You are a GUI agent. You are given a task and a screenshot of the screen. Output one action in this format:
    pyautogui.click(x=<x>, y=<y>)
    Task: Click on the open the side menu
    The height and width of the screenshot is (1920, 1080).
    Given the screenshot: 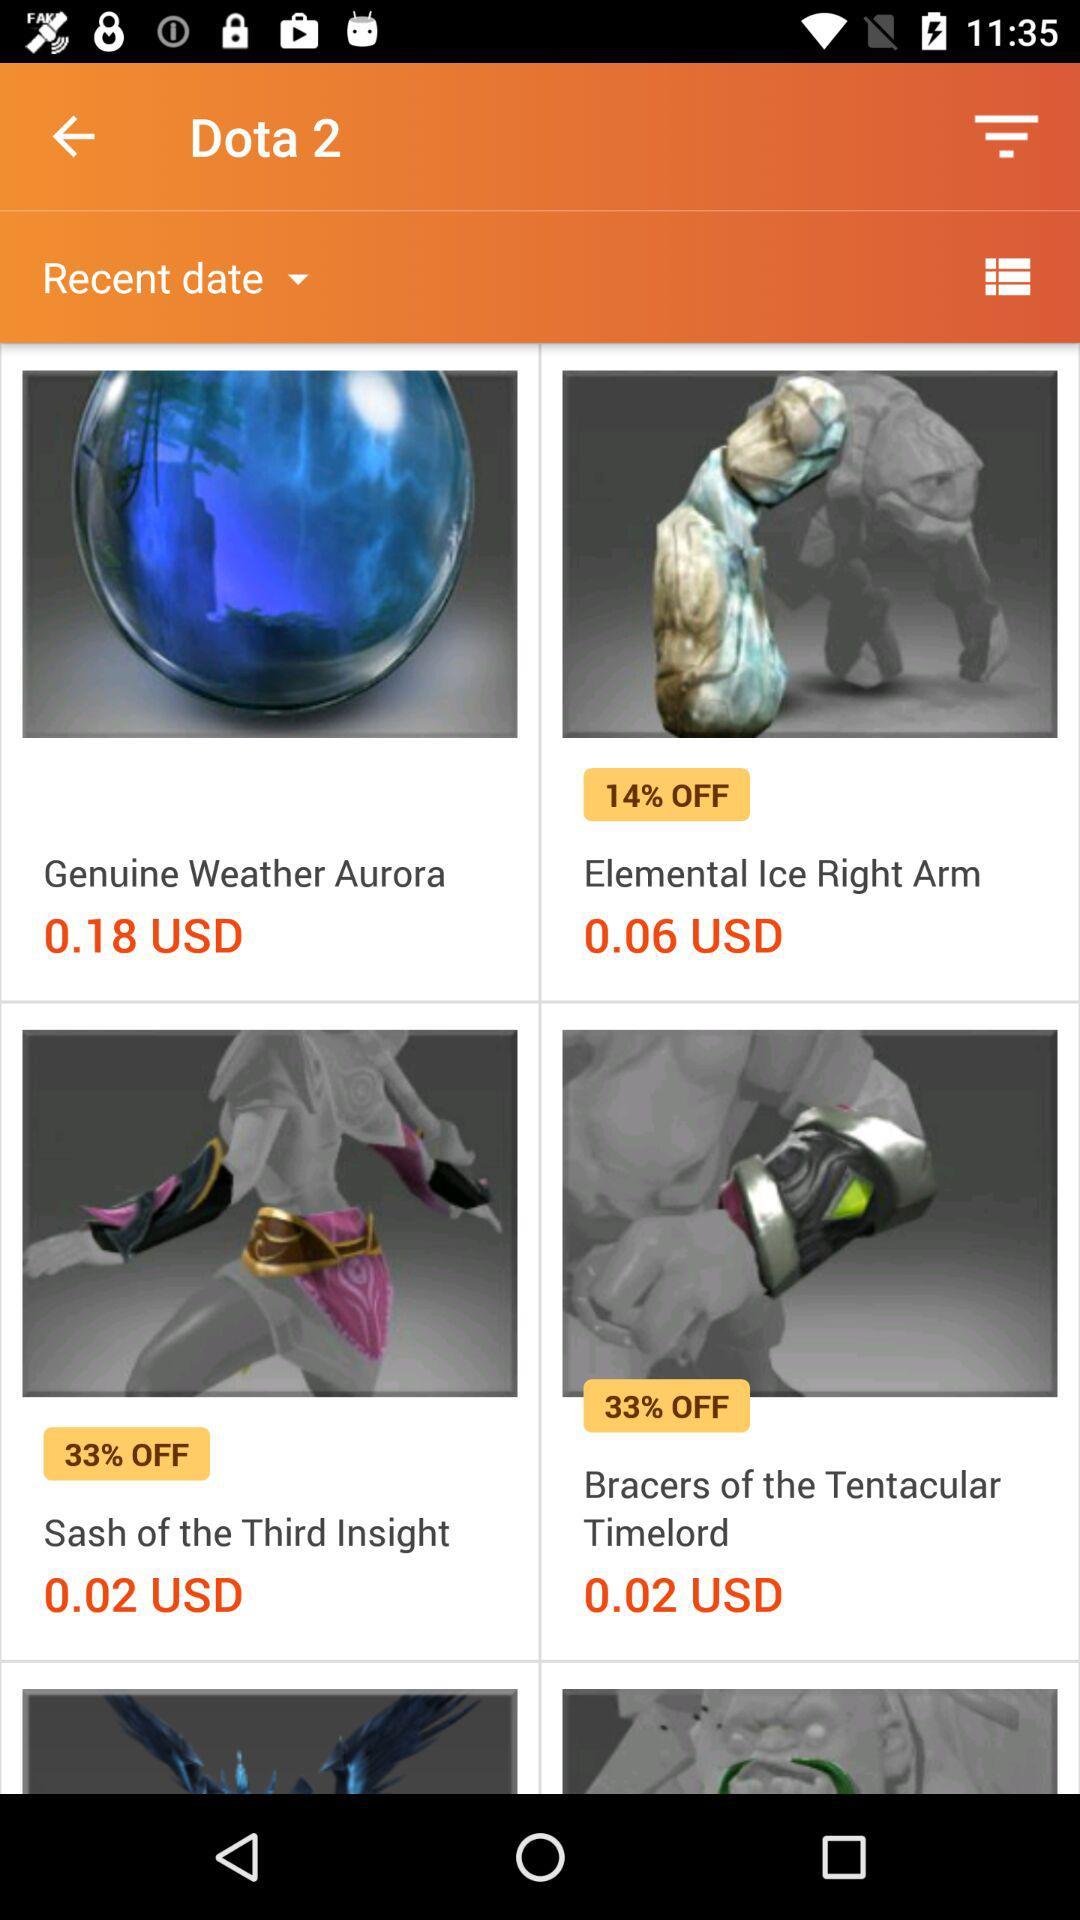 What is the action you would take?
    pyautogui.click(x=1006, y=275)
    